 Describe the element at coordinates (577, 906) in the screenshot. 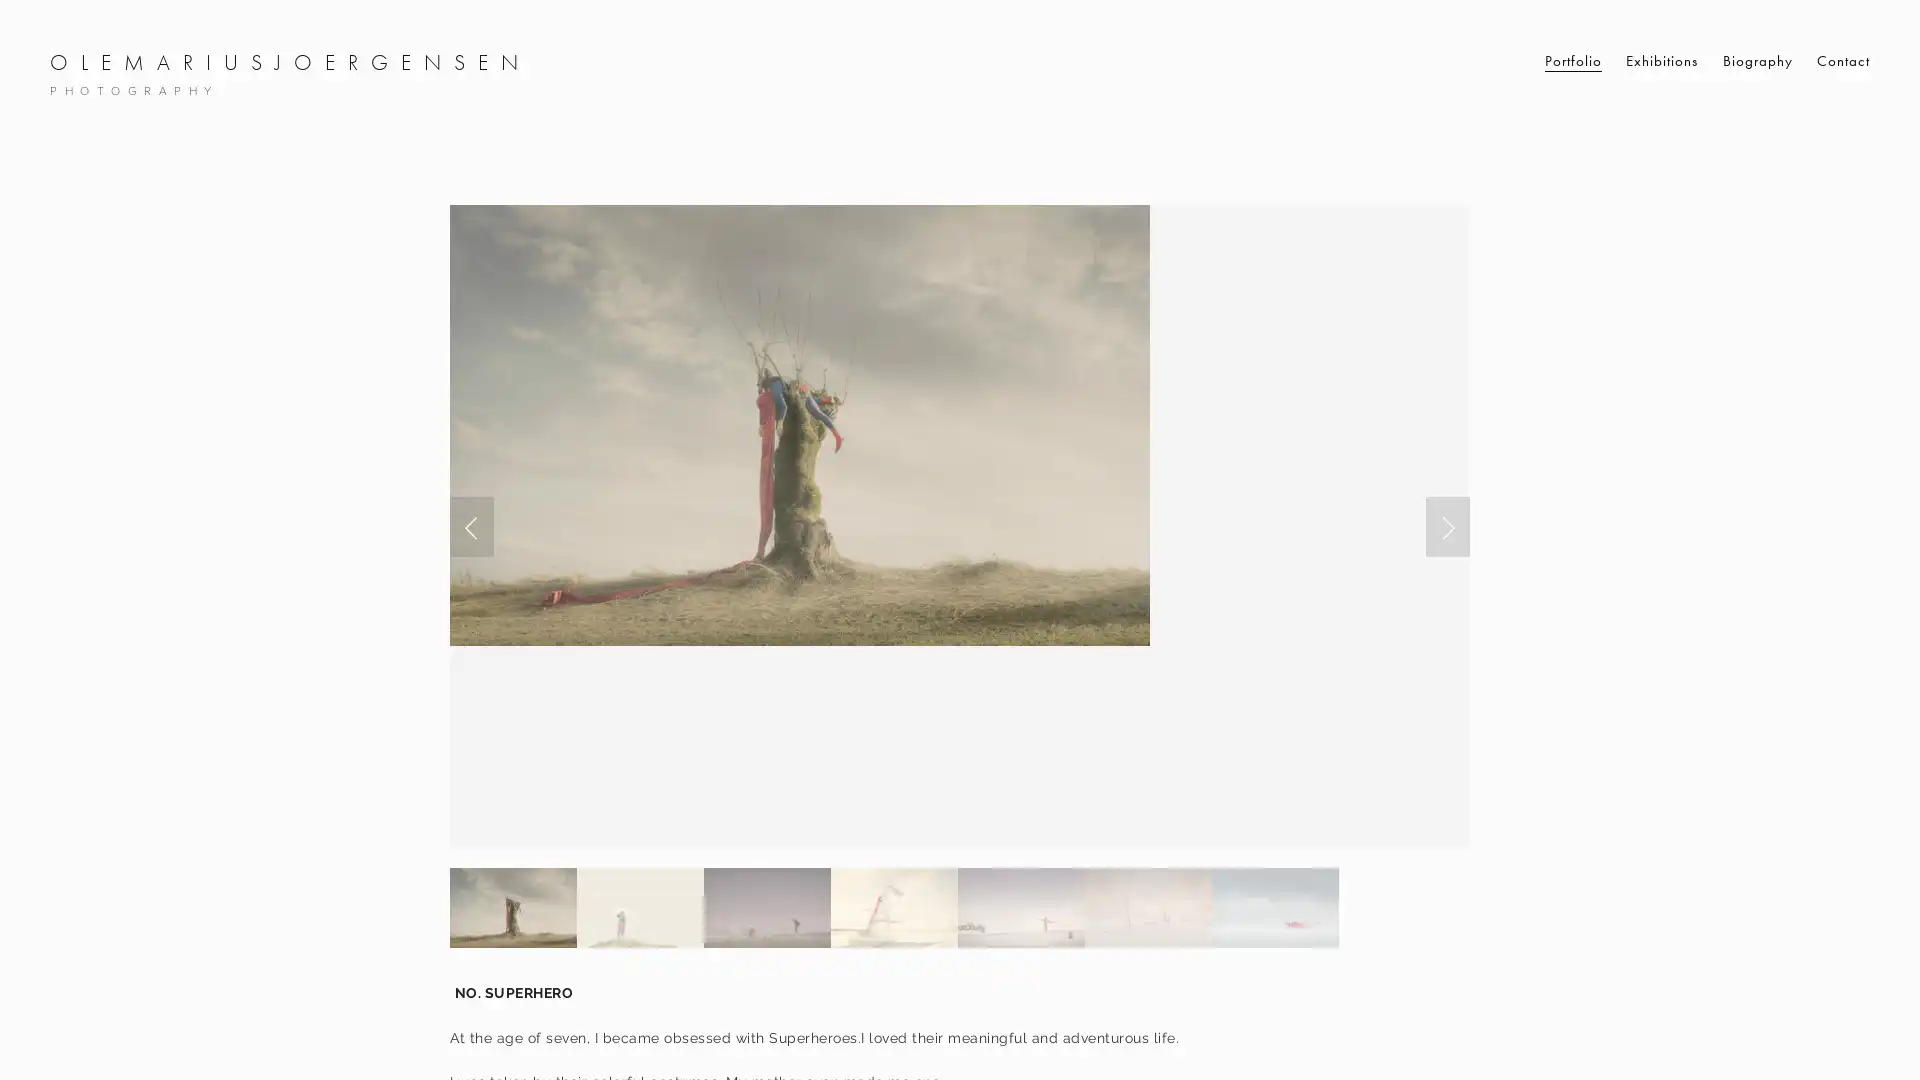

I see `Slide 1` at that location.